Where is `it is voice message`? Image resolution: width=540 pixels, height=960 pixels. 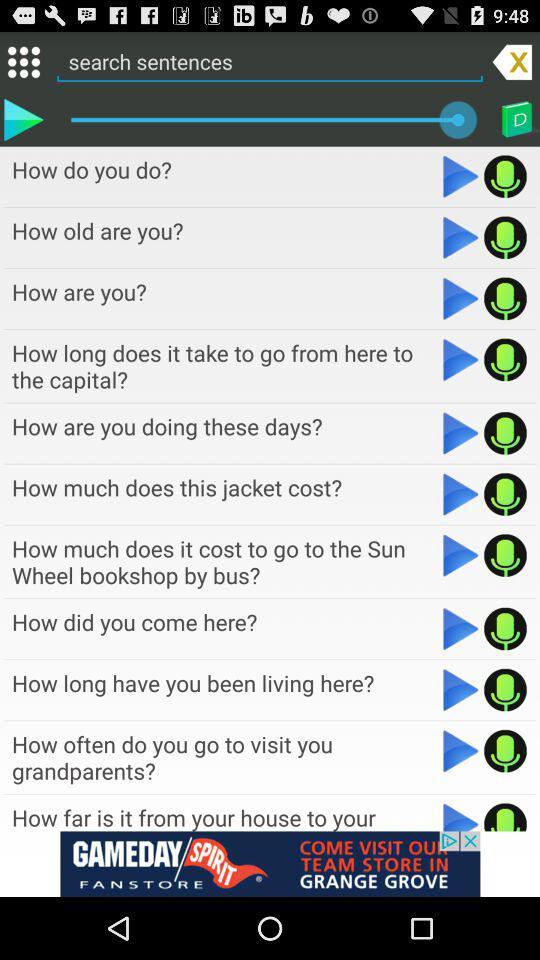
it is voice message is located at coordinates (504, 690).